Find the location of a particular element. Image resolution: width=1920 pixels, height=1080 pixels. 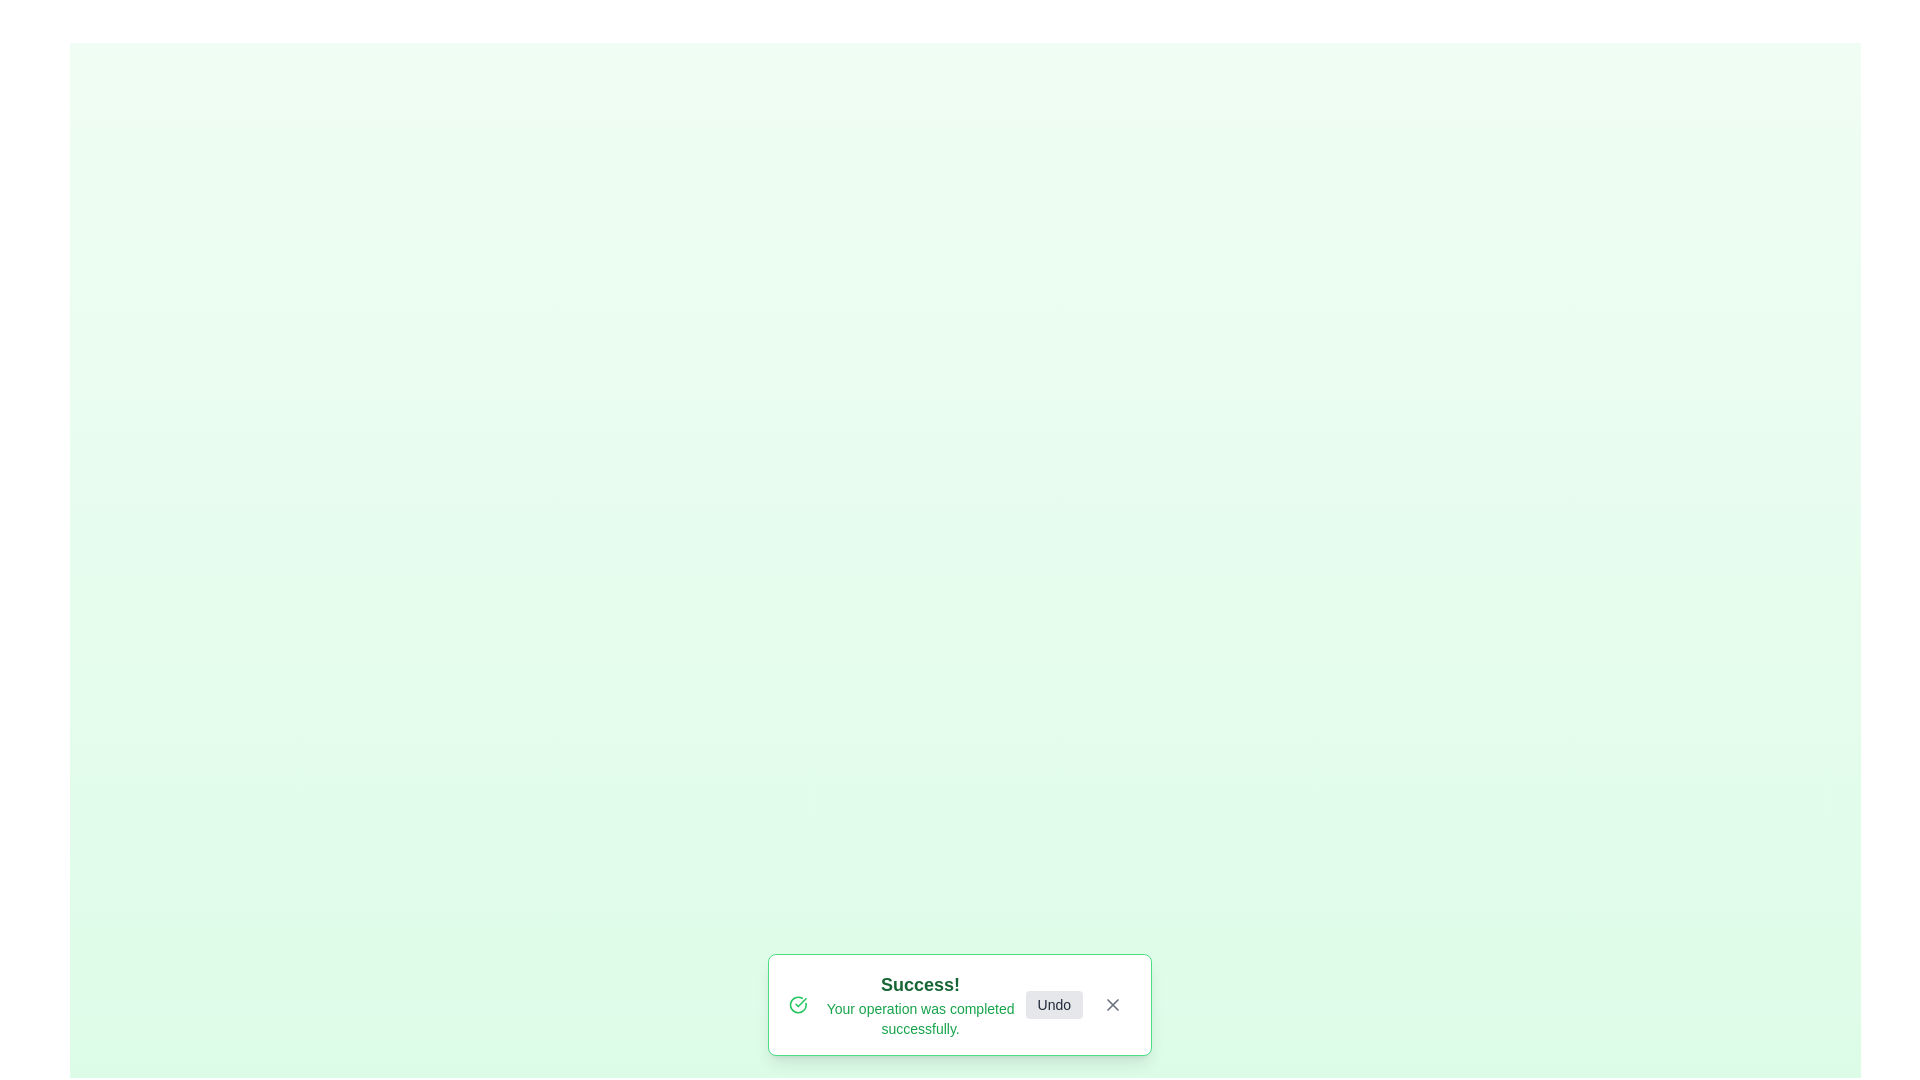

'Undo' button to reverse the operation is located at coordinates (1053, 1005).